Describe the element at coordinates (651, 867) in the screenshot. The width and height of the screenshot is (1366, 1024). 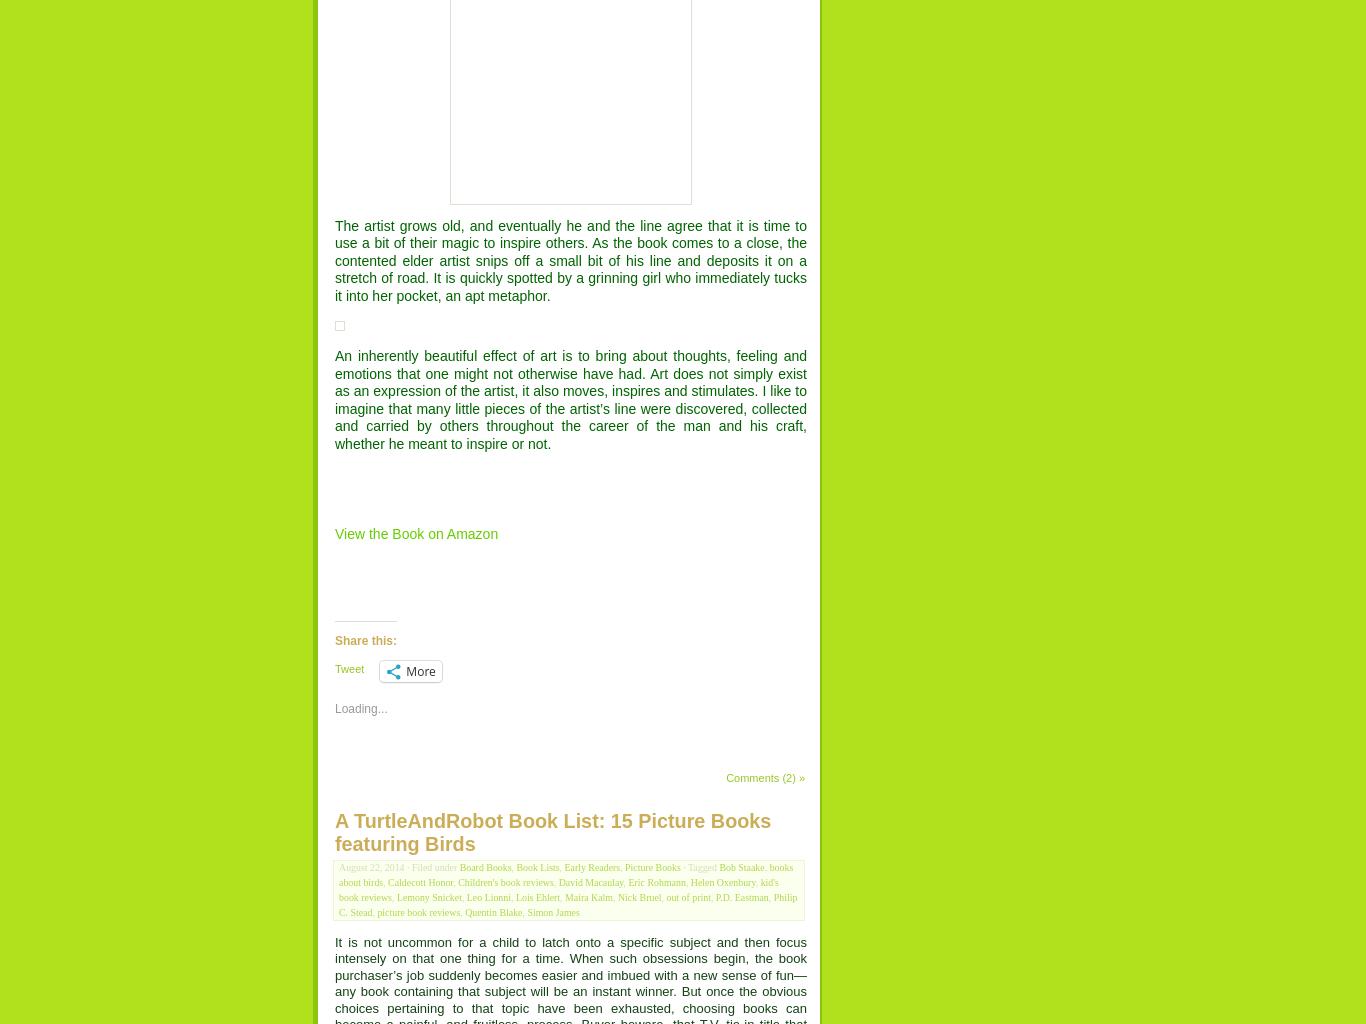
I see `'Picture Books'` at that location.